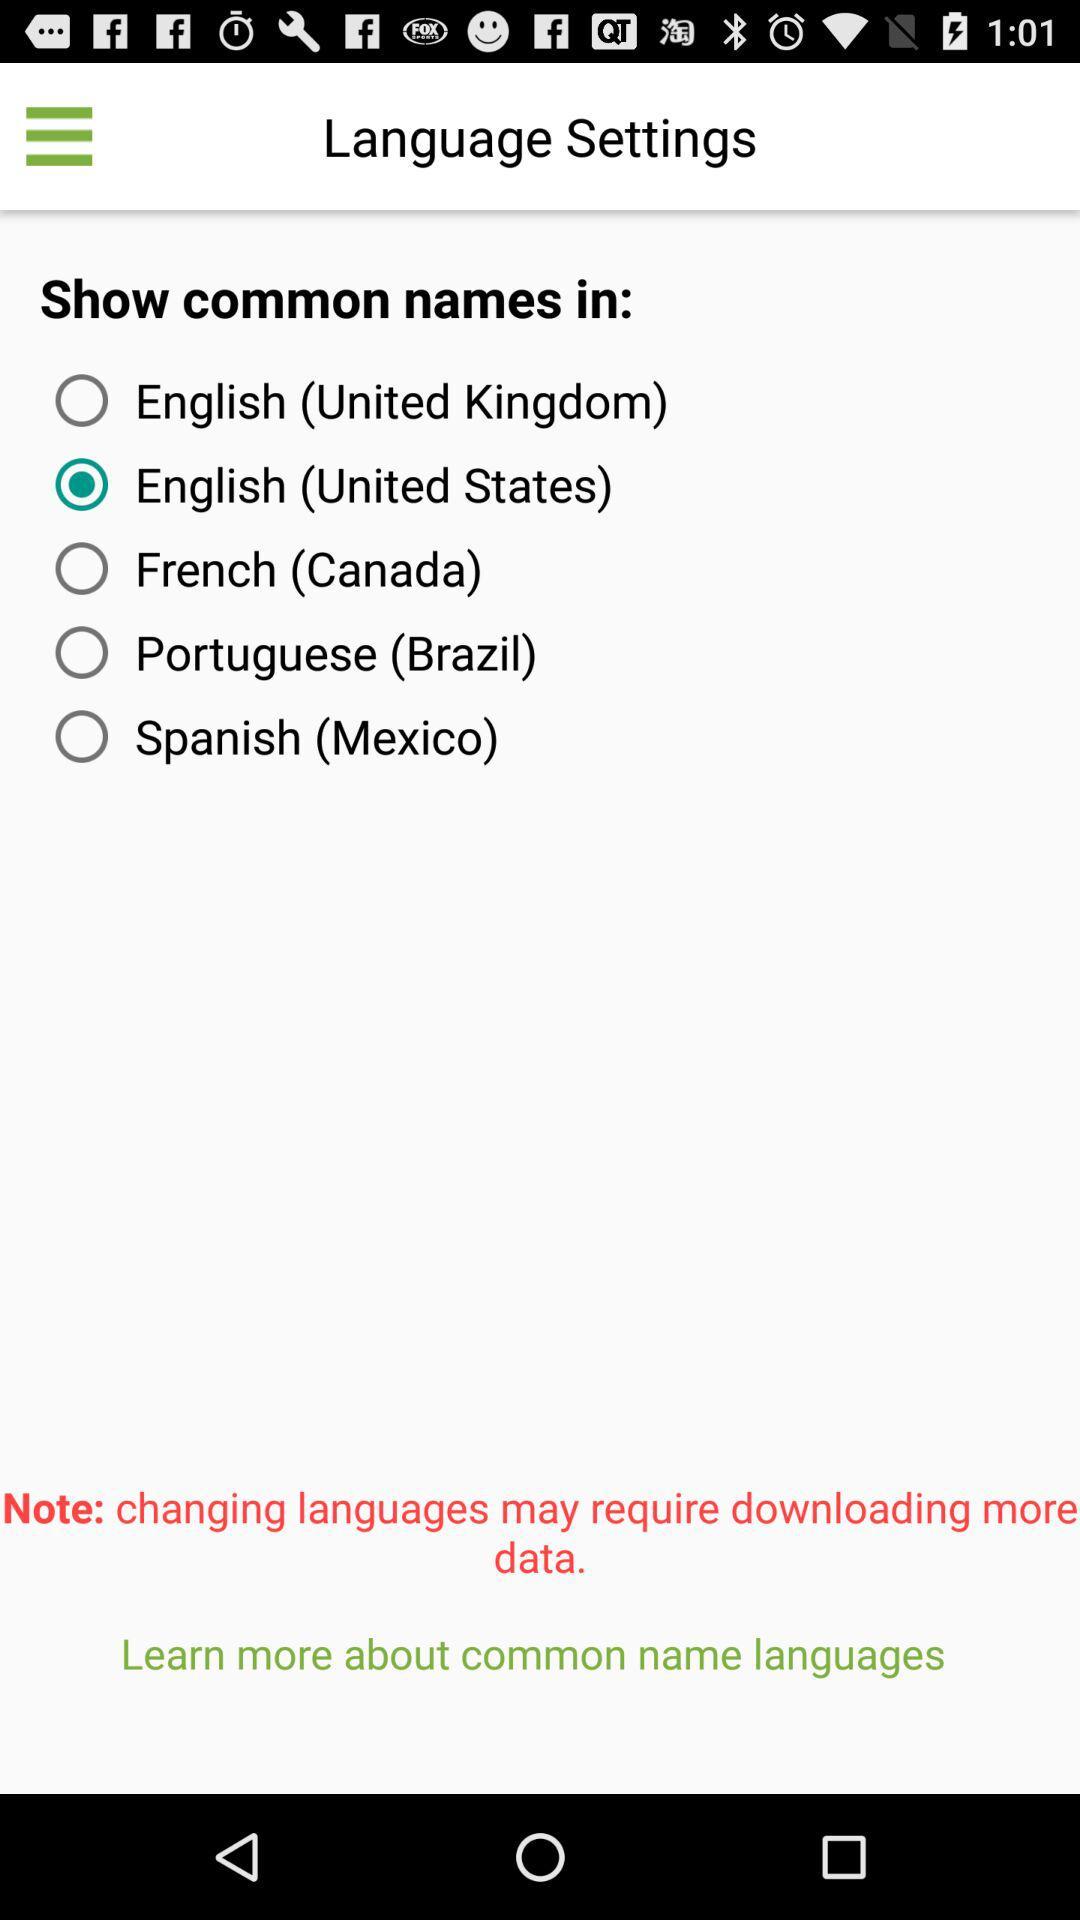 The image size is (1080, 1920). Describe the element at coordinates (264, 567) in the screenshot. I see `french (canada) item` at that location.